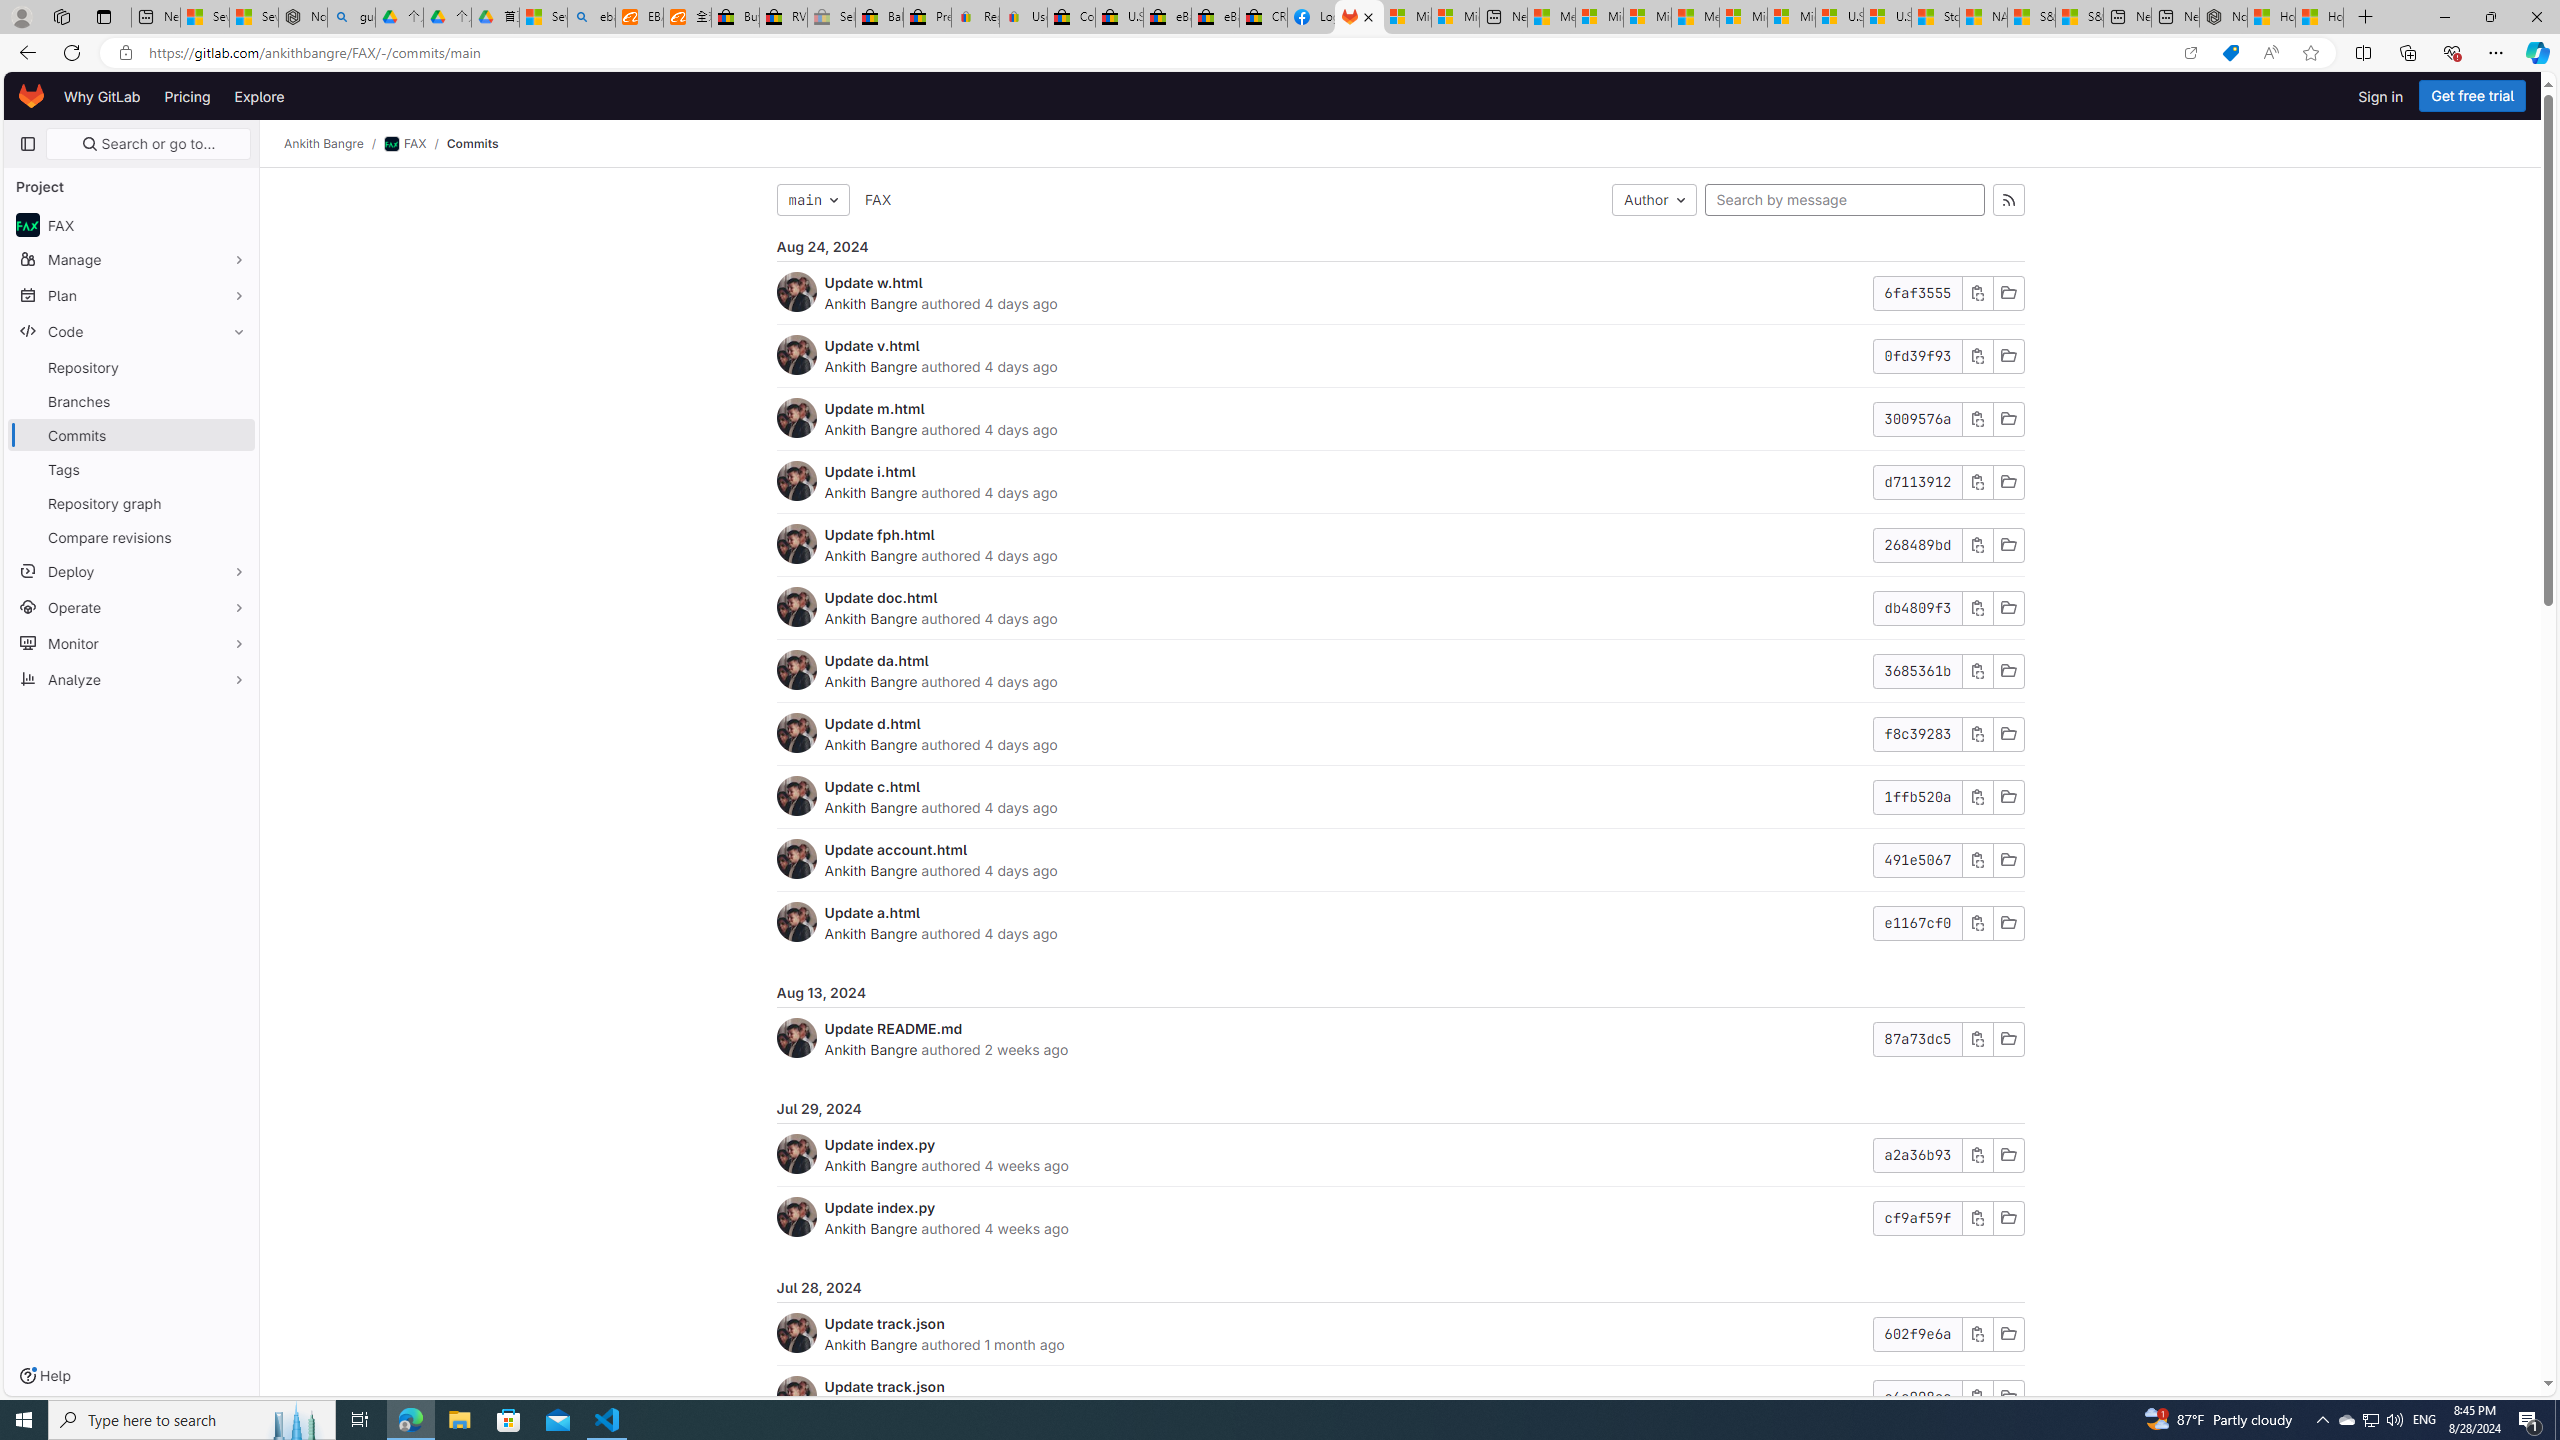 Image resolution: width=2560 pixels, height=1440 pixels. I want to click on 'Monitor', so click(130, 642).